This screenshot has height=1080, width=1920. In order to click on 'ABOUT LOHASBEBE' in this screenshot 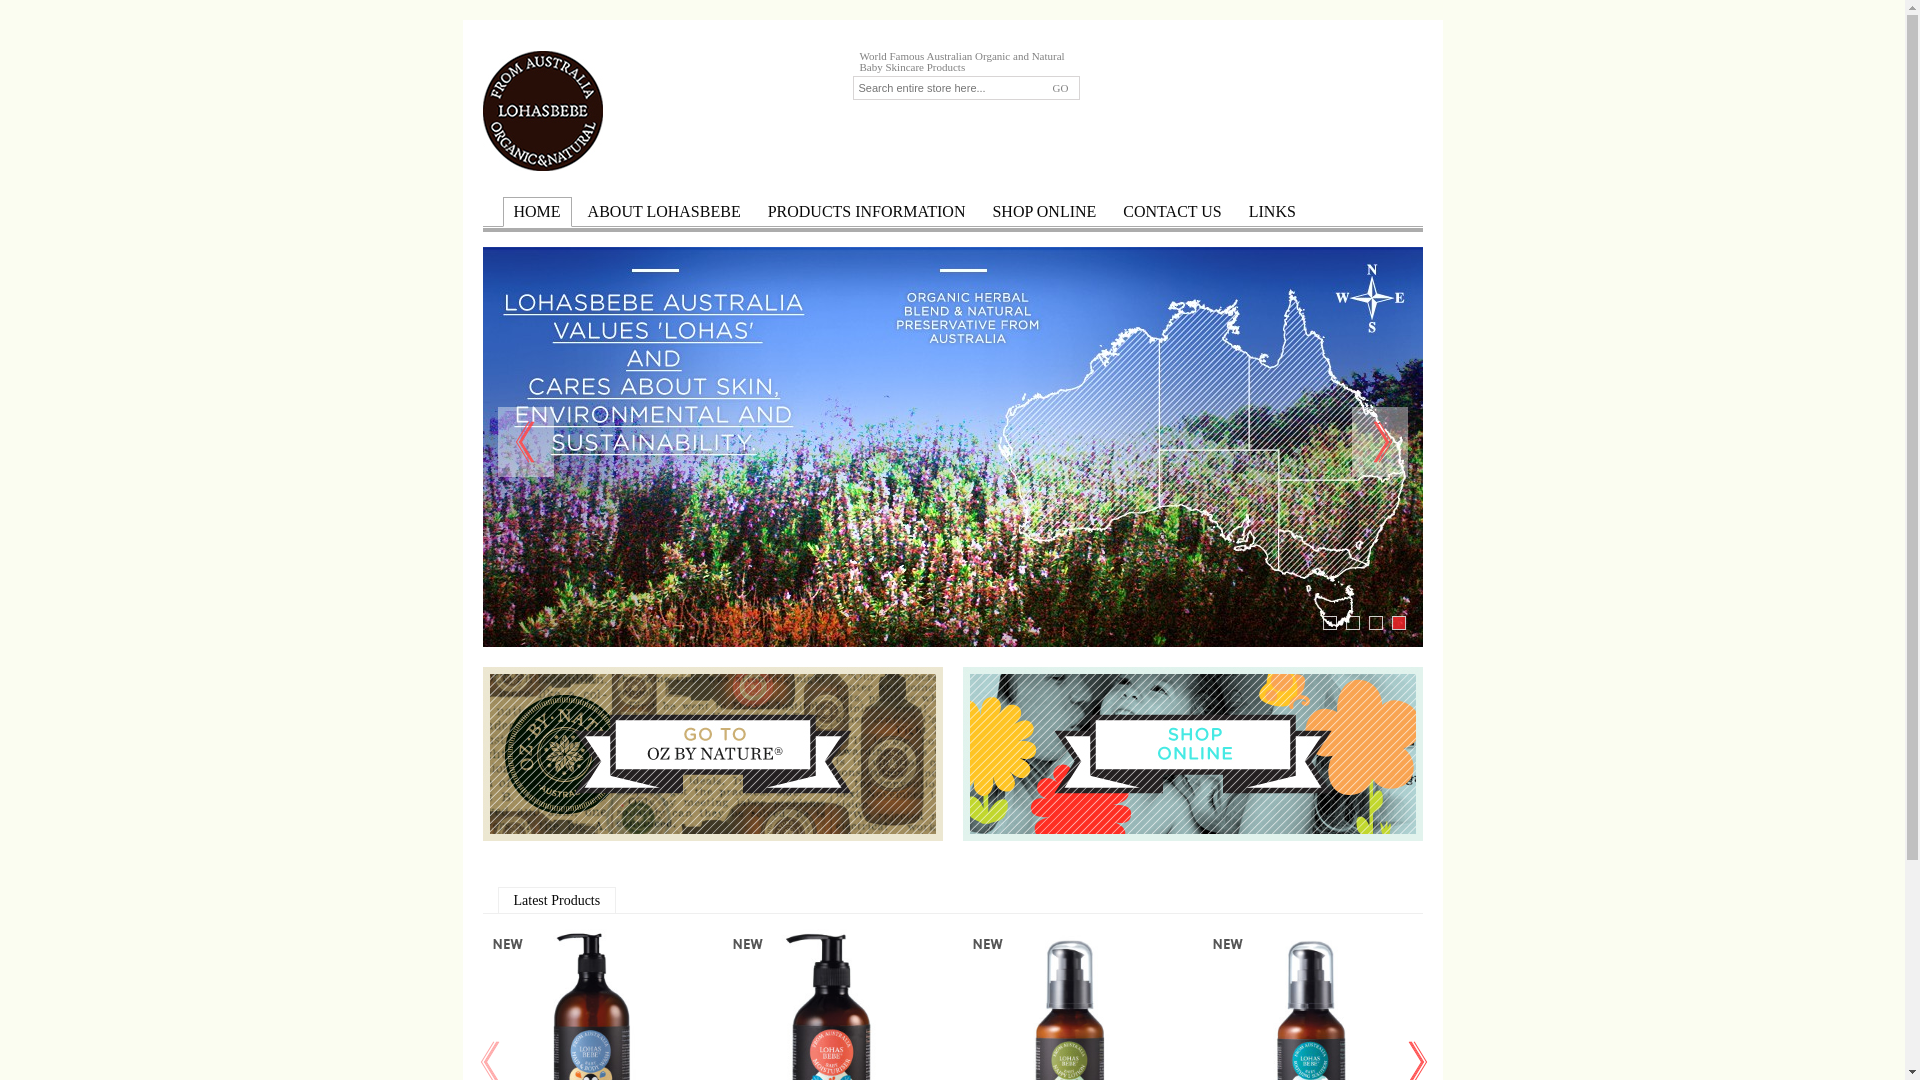, I will do `click(576, 211)`.